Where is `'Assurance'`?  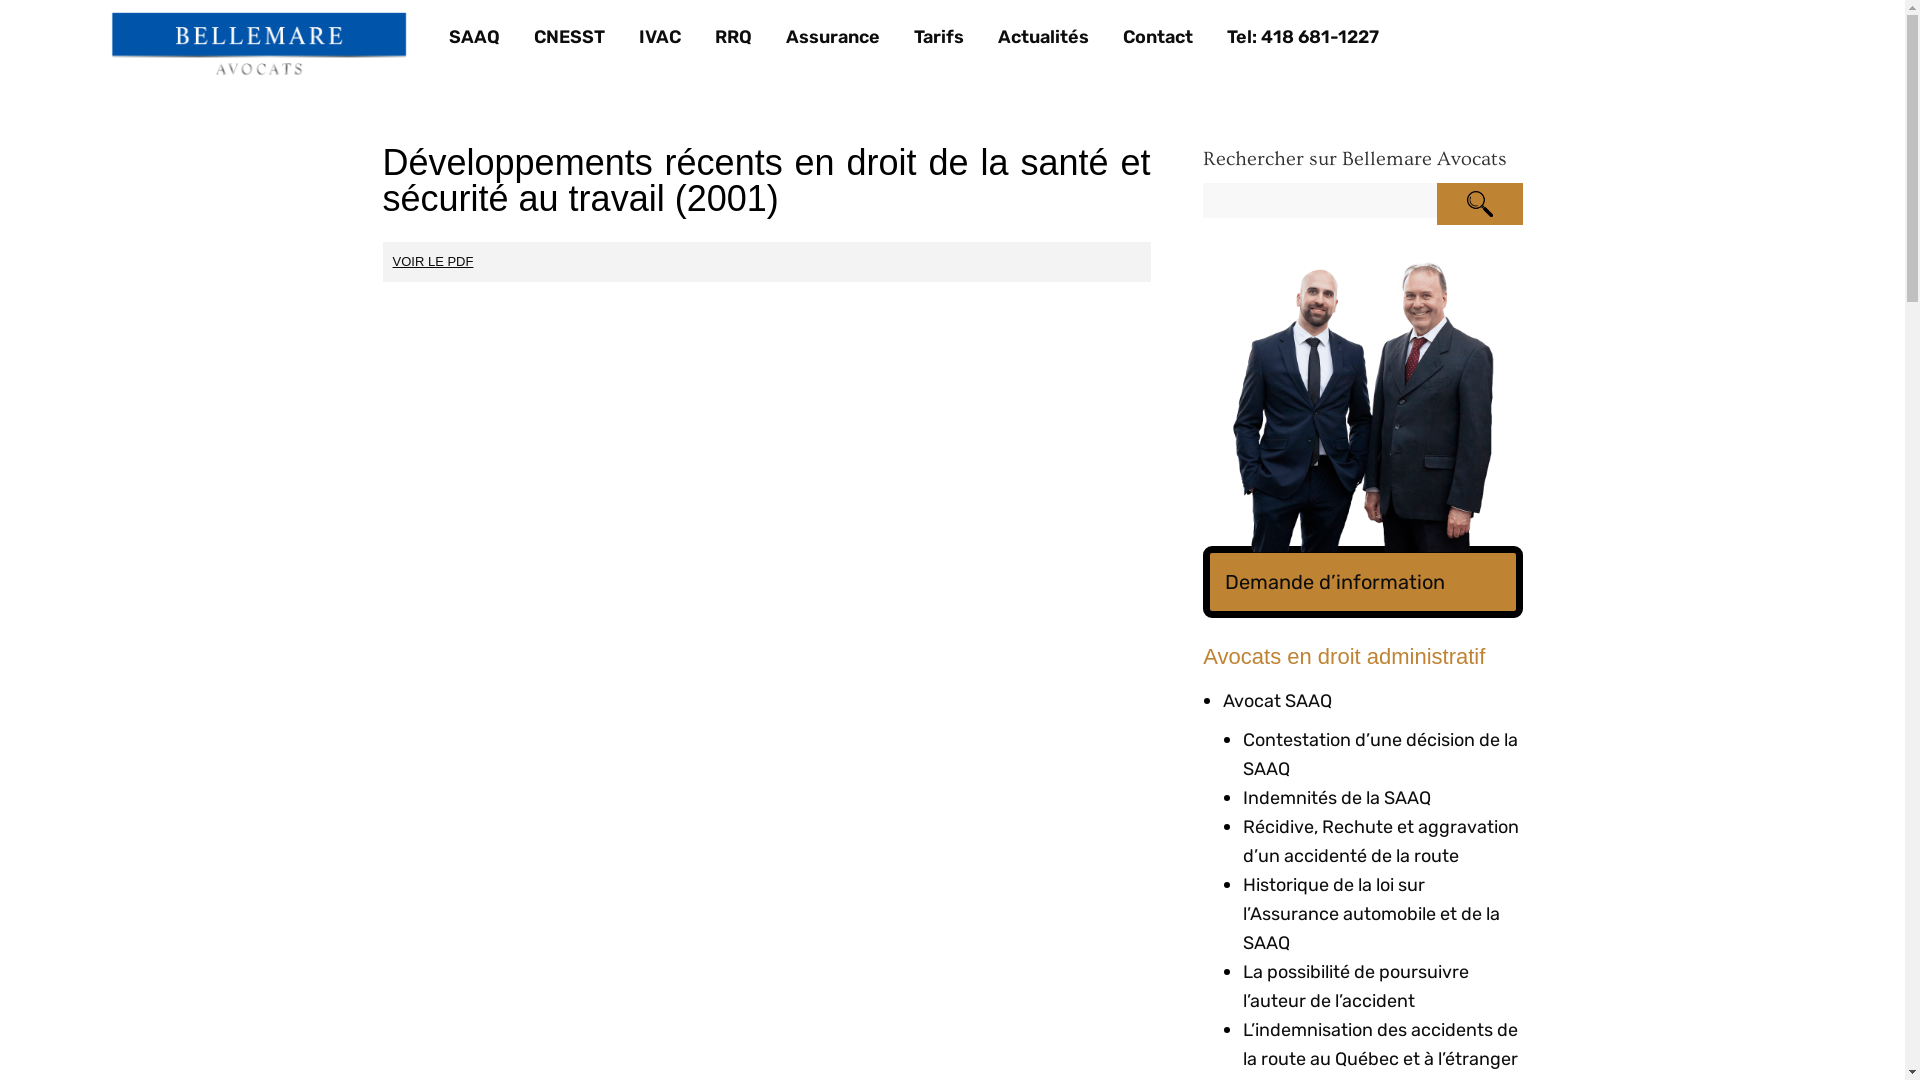 'Assurance' is located at coordinates (833, 37).